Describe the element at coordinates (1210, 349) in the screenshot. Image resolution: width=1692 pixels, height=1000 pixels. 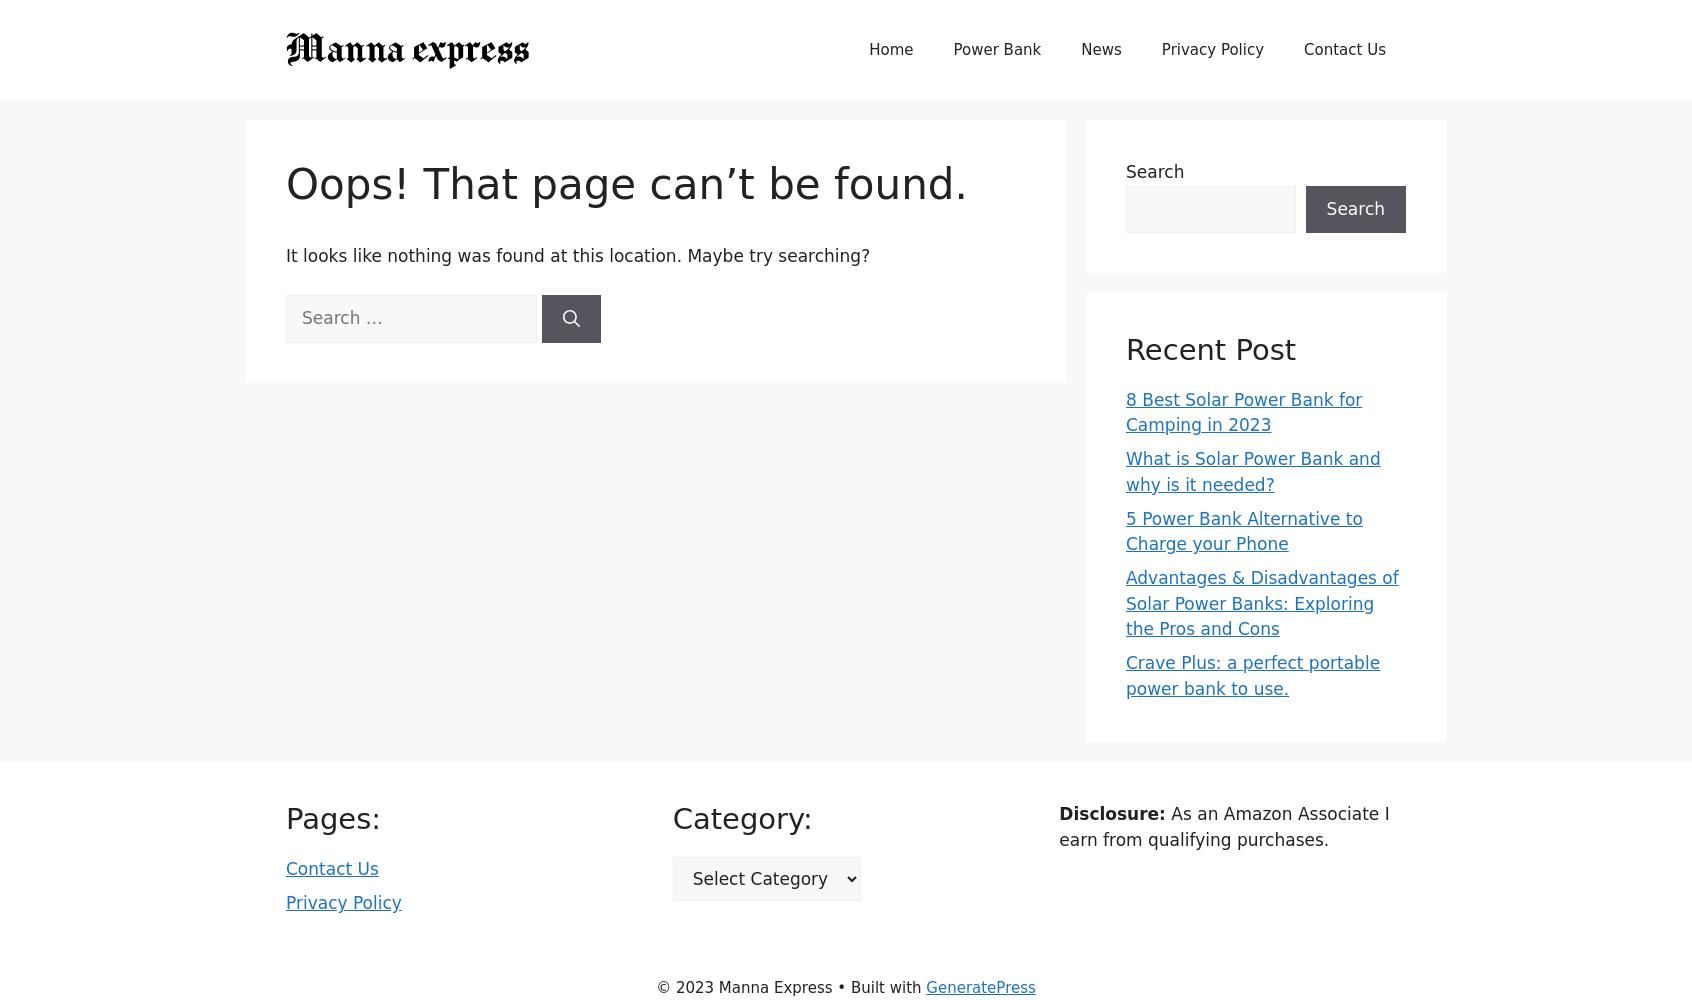
I see `'Recent Post'` at that location.